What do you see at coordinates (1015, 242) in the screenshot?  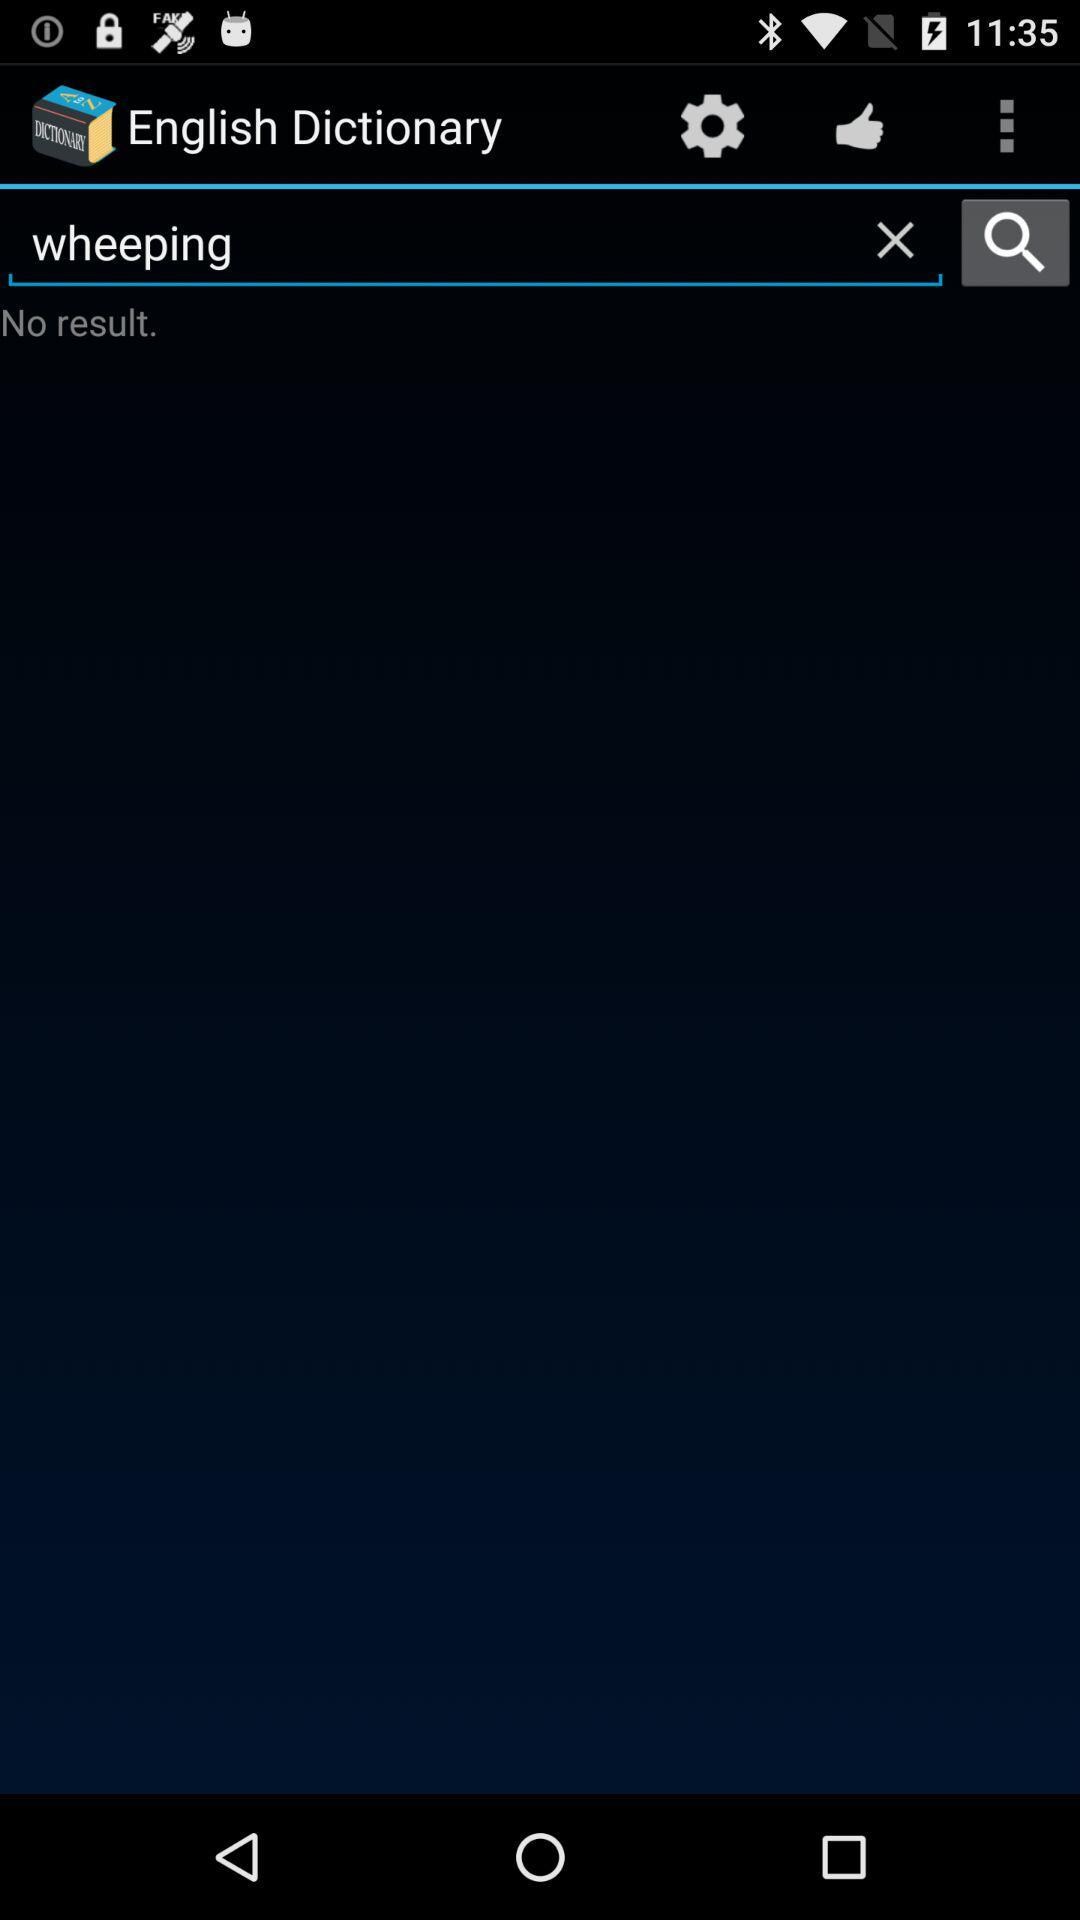 I see `the icon to the right of wheeping item` at bounding box center [1015, 242].